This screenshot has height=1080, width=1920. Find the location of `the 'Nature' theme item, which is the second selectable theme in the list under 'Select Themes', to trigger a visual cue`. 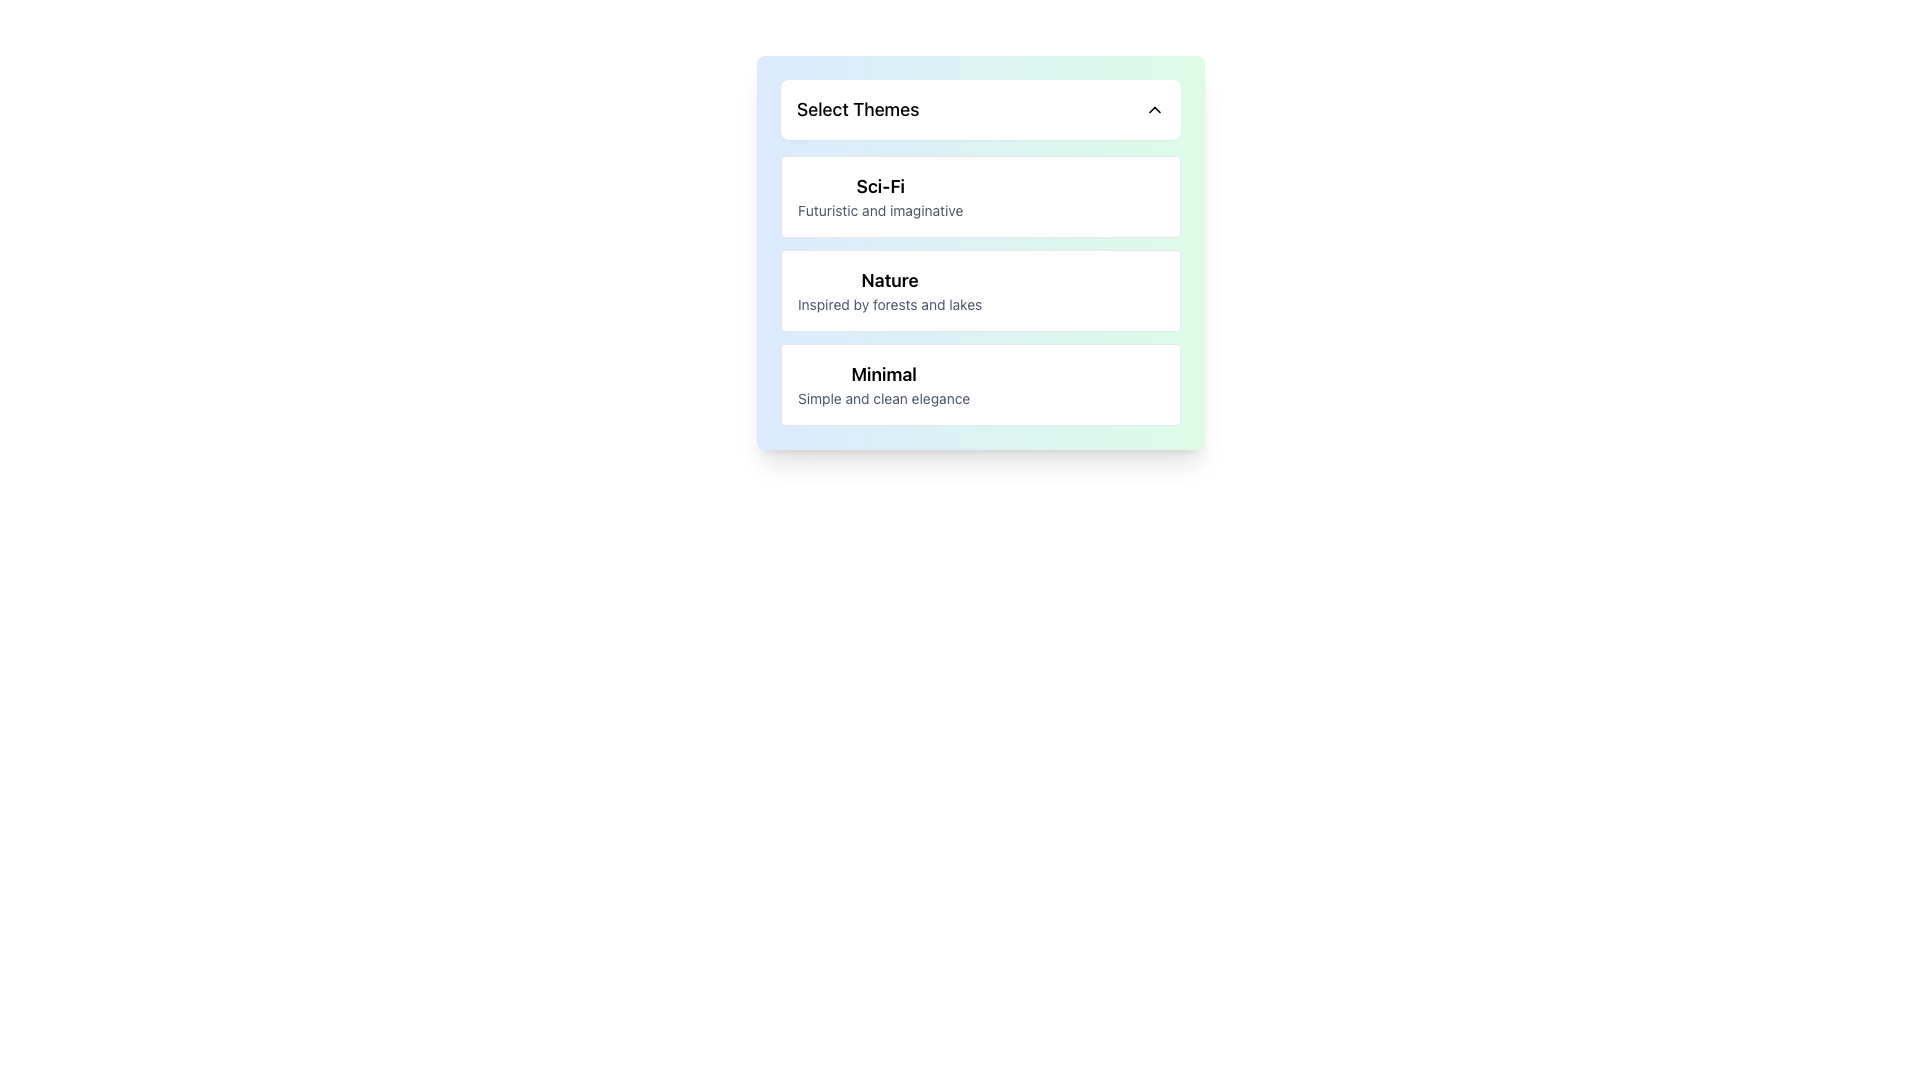

the 'Nature' theme item, which is the second selectable theme in the list under 'Select Themes', to trigger a visual cue is located at coordinates (980, 290).